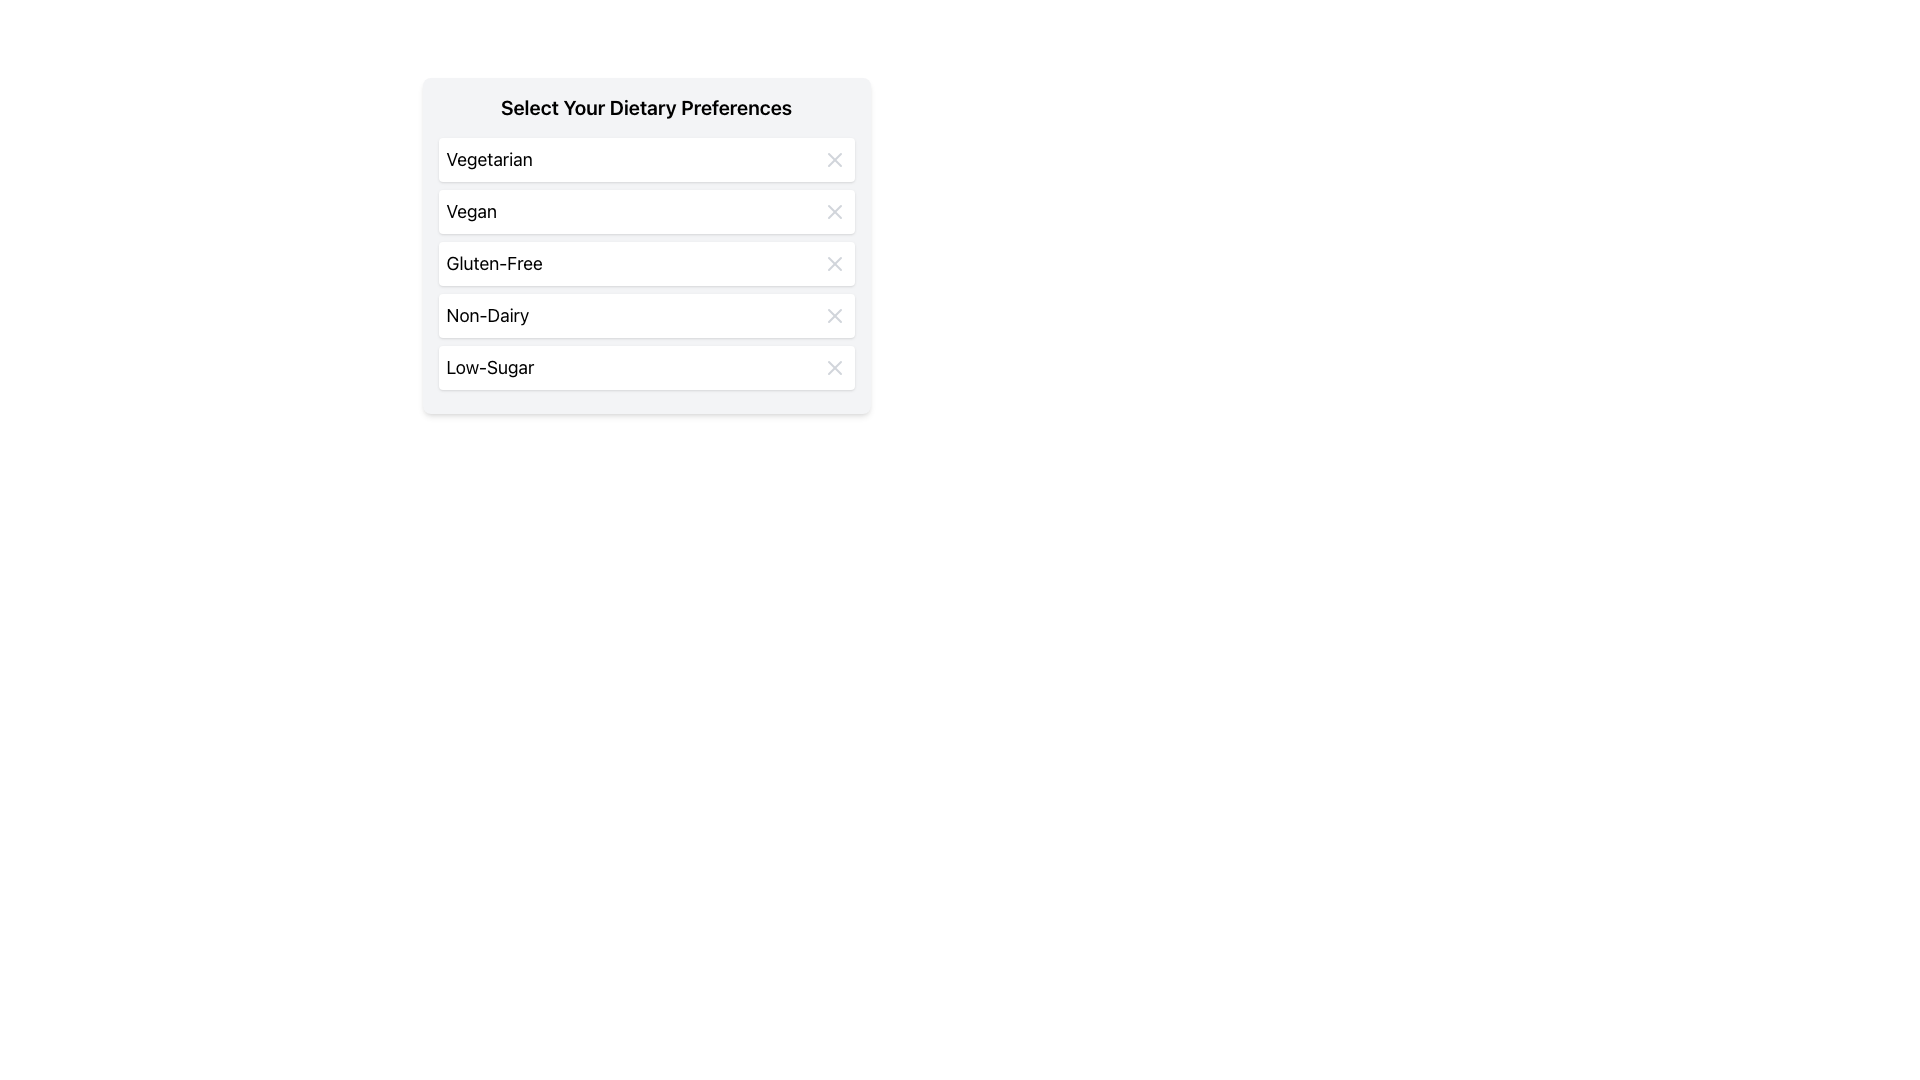  I want to click on the 'Non-Dairy' dietary preference text label located in the third item of the vertical list labeled 'Select Your Dietary Preferences.', so click(487, 315).